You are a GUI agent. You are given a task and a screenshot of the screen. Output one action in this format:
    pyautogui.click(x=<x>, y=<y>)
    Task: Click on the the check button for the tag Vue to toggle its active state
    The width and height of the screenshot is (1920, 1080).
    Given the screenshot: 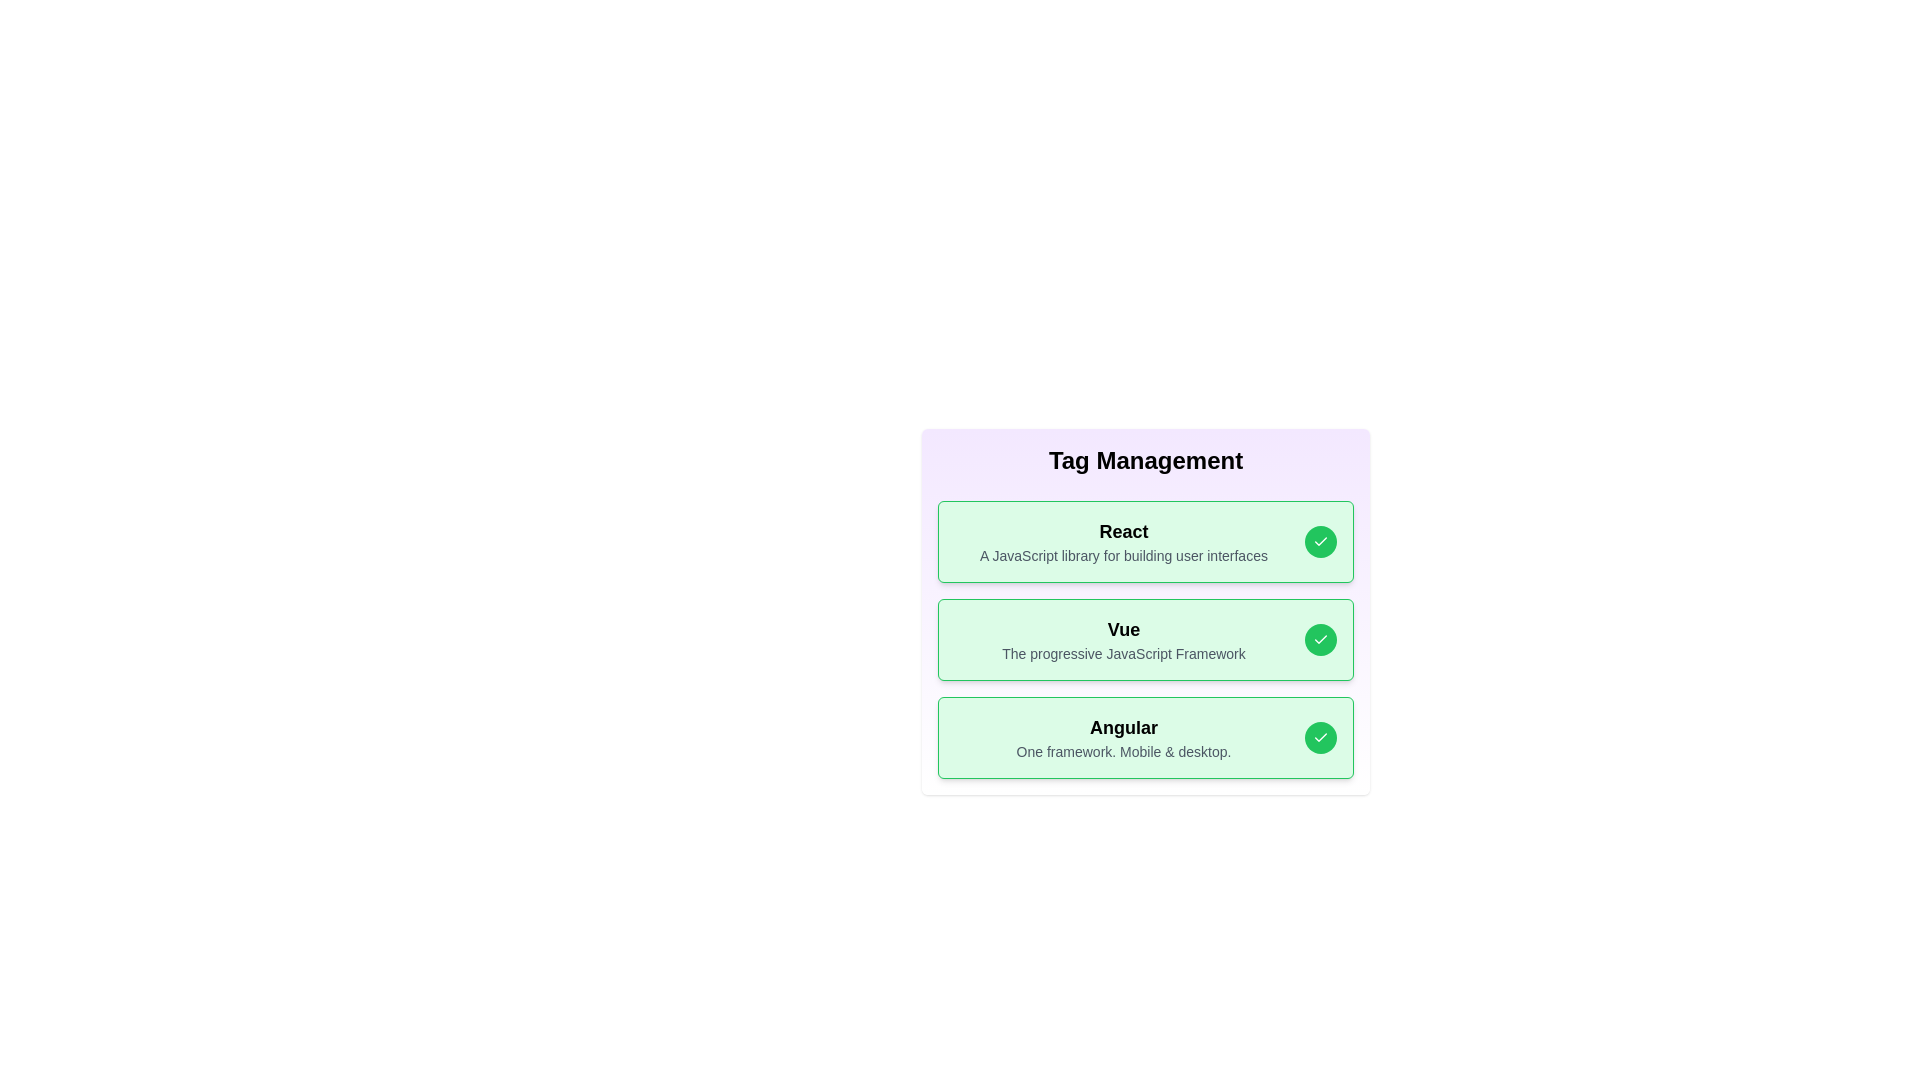 What is the action you would take?
    pyautogui.click(x=1320, y=640)
    